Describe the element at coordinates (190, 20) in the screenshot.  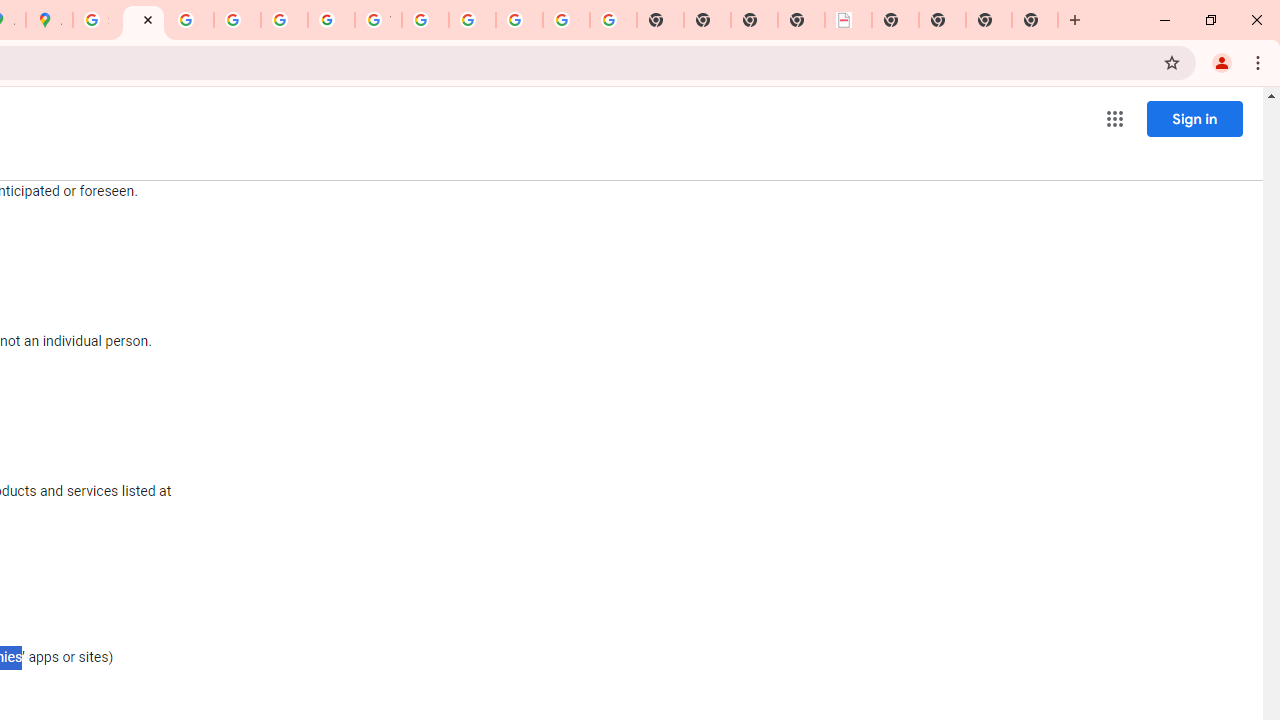
I see `'Privacy Help Center - Policies Help'` at that location.